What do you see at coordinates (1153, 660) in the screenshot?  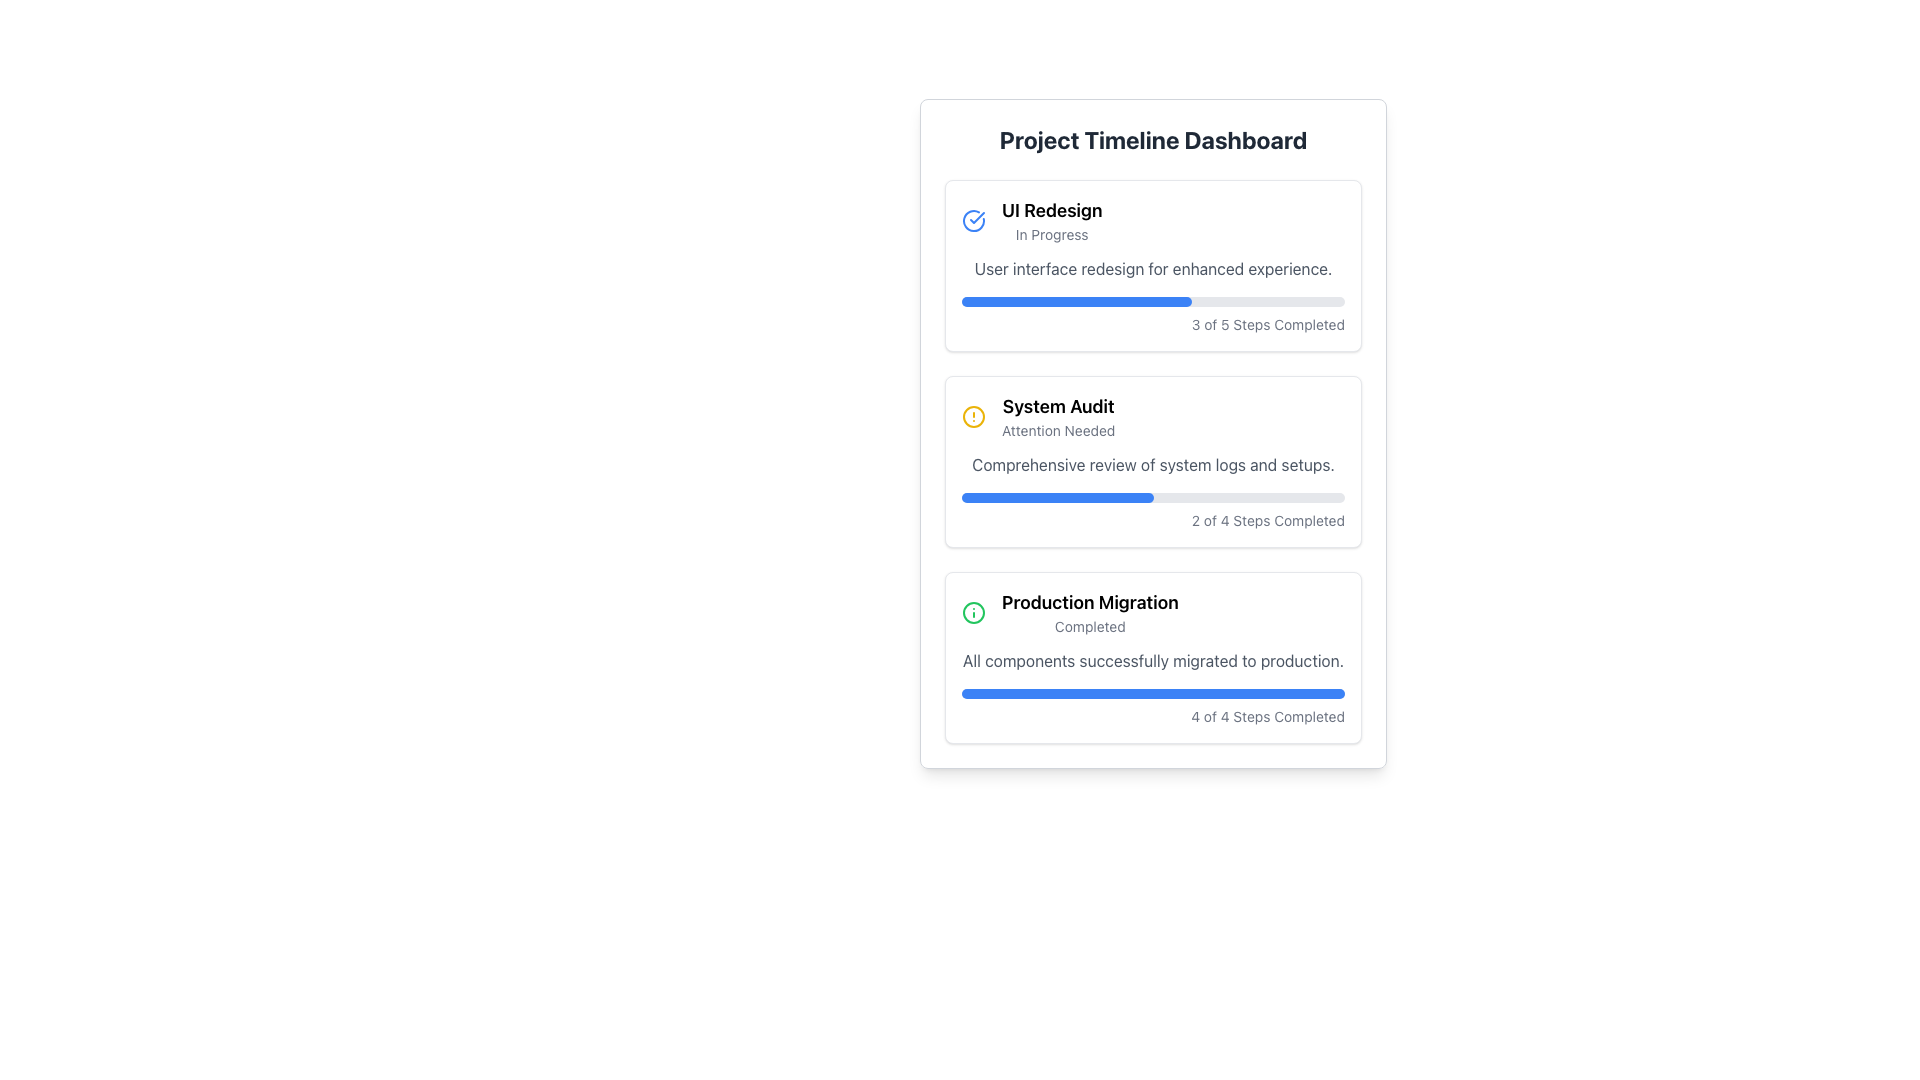 I see `the static text element that confirms the status of the production migration process, located within the 'Production Migration' box, below the headline and above the progress bar` at bounding box center [1153, 660].